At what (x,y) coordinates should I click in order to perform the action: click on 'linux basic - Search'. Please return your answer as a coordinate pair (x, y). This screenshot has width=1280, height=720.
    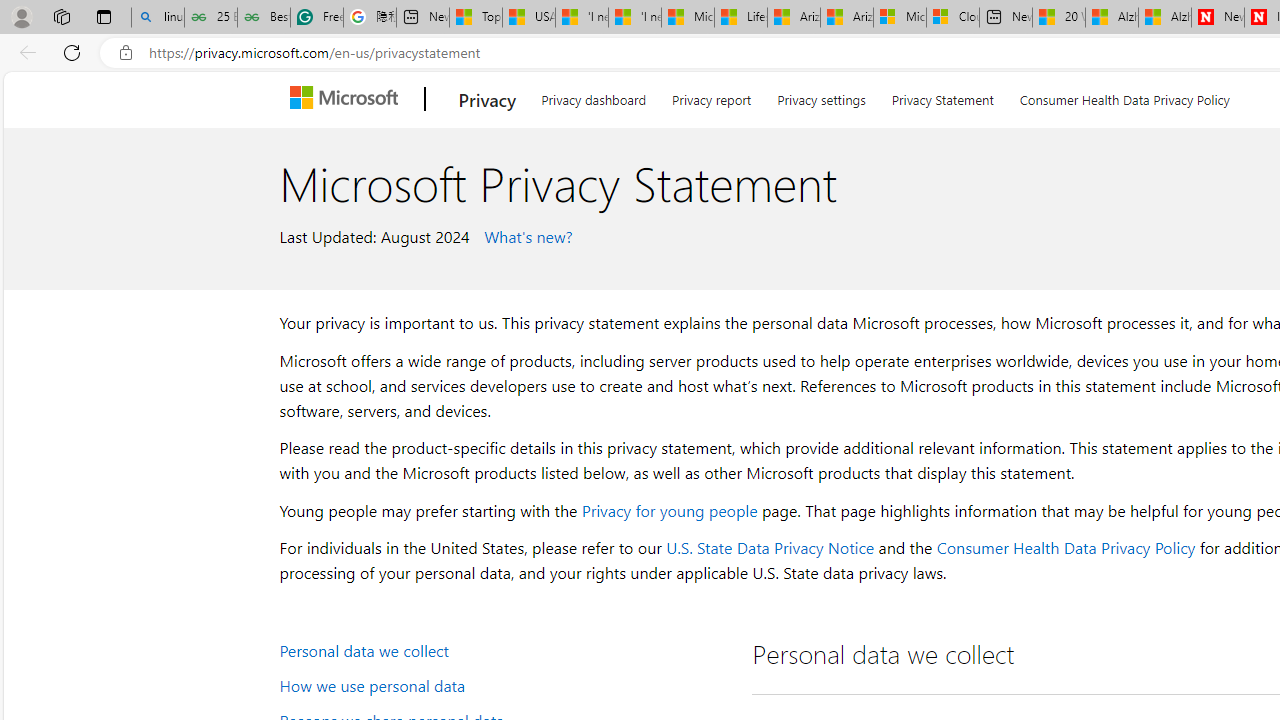
    Looking at the image, I should click on (157, 17).